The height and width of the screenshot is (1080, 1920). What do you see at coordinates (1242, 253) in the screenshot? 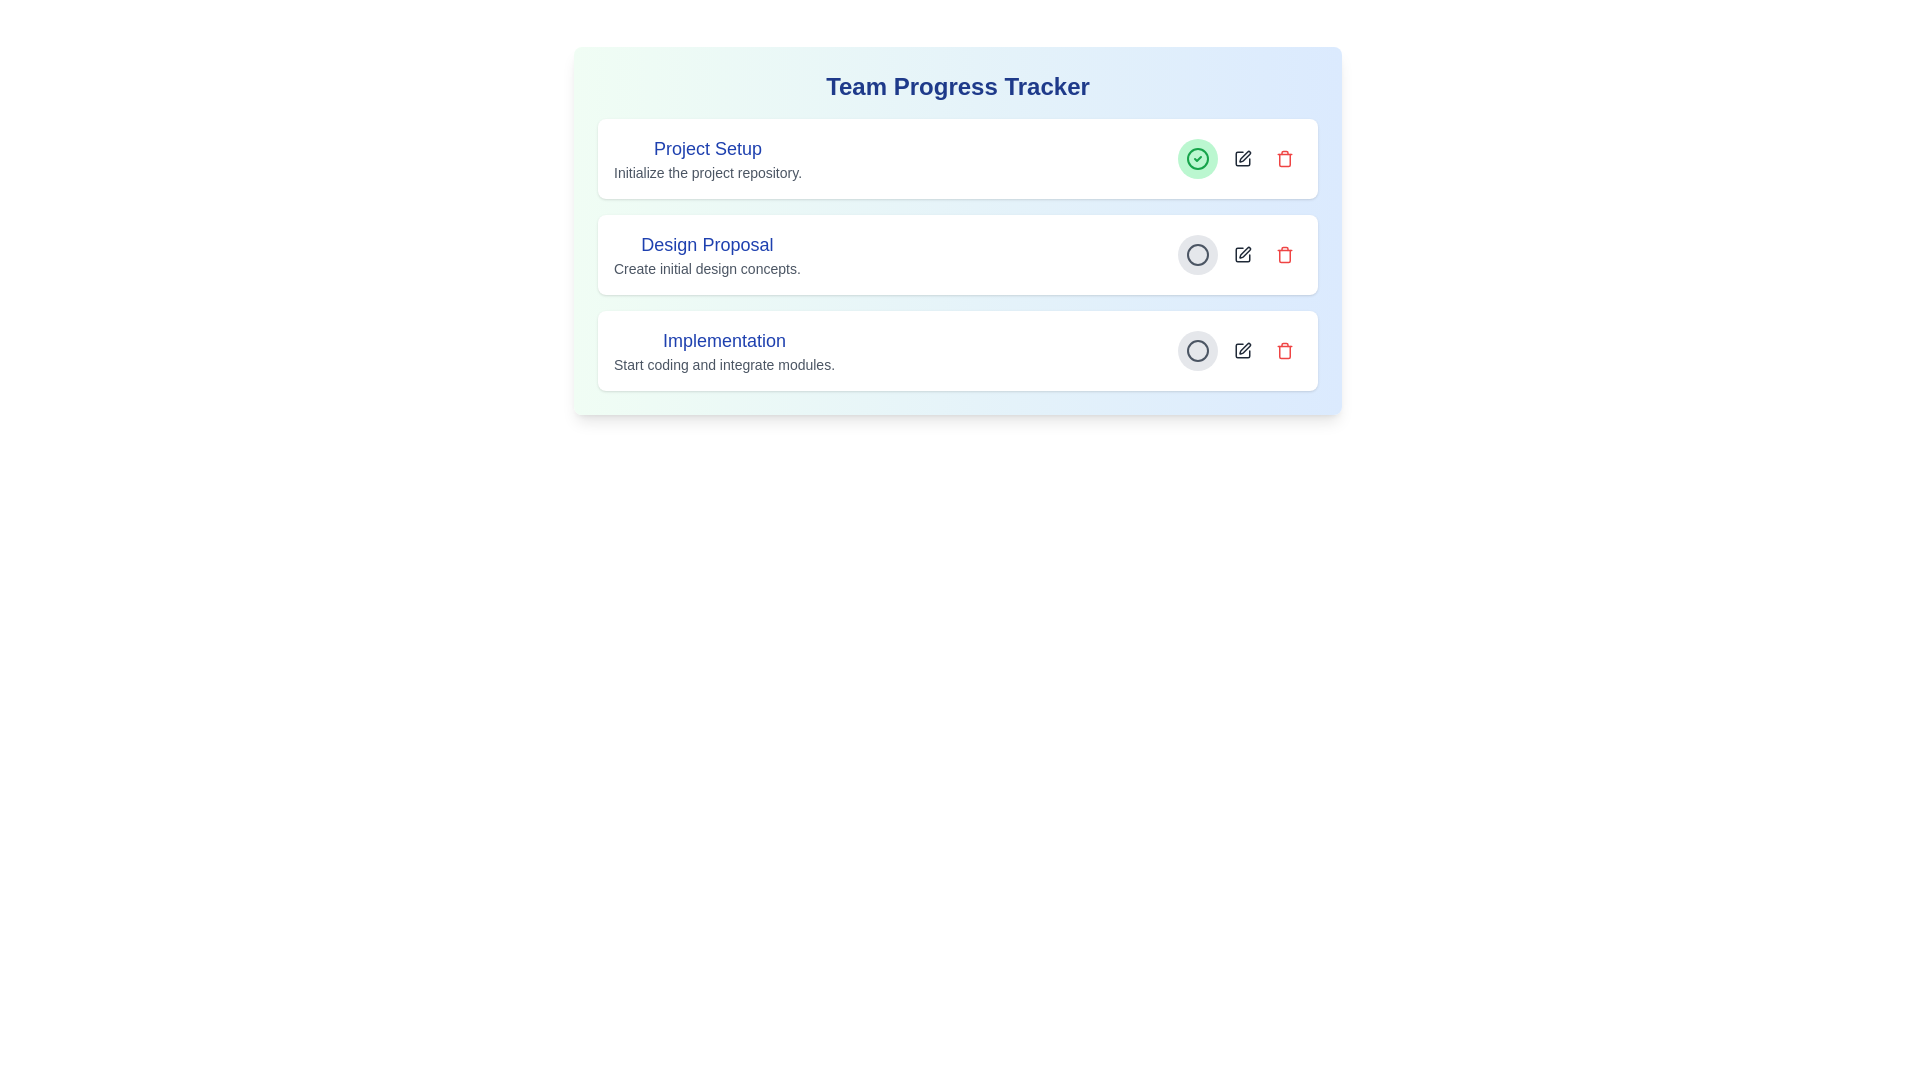
I see `edit button for the task titled 'Design Proposal'` at bounding box center [1242, 253].